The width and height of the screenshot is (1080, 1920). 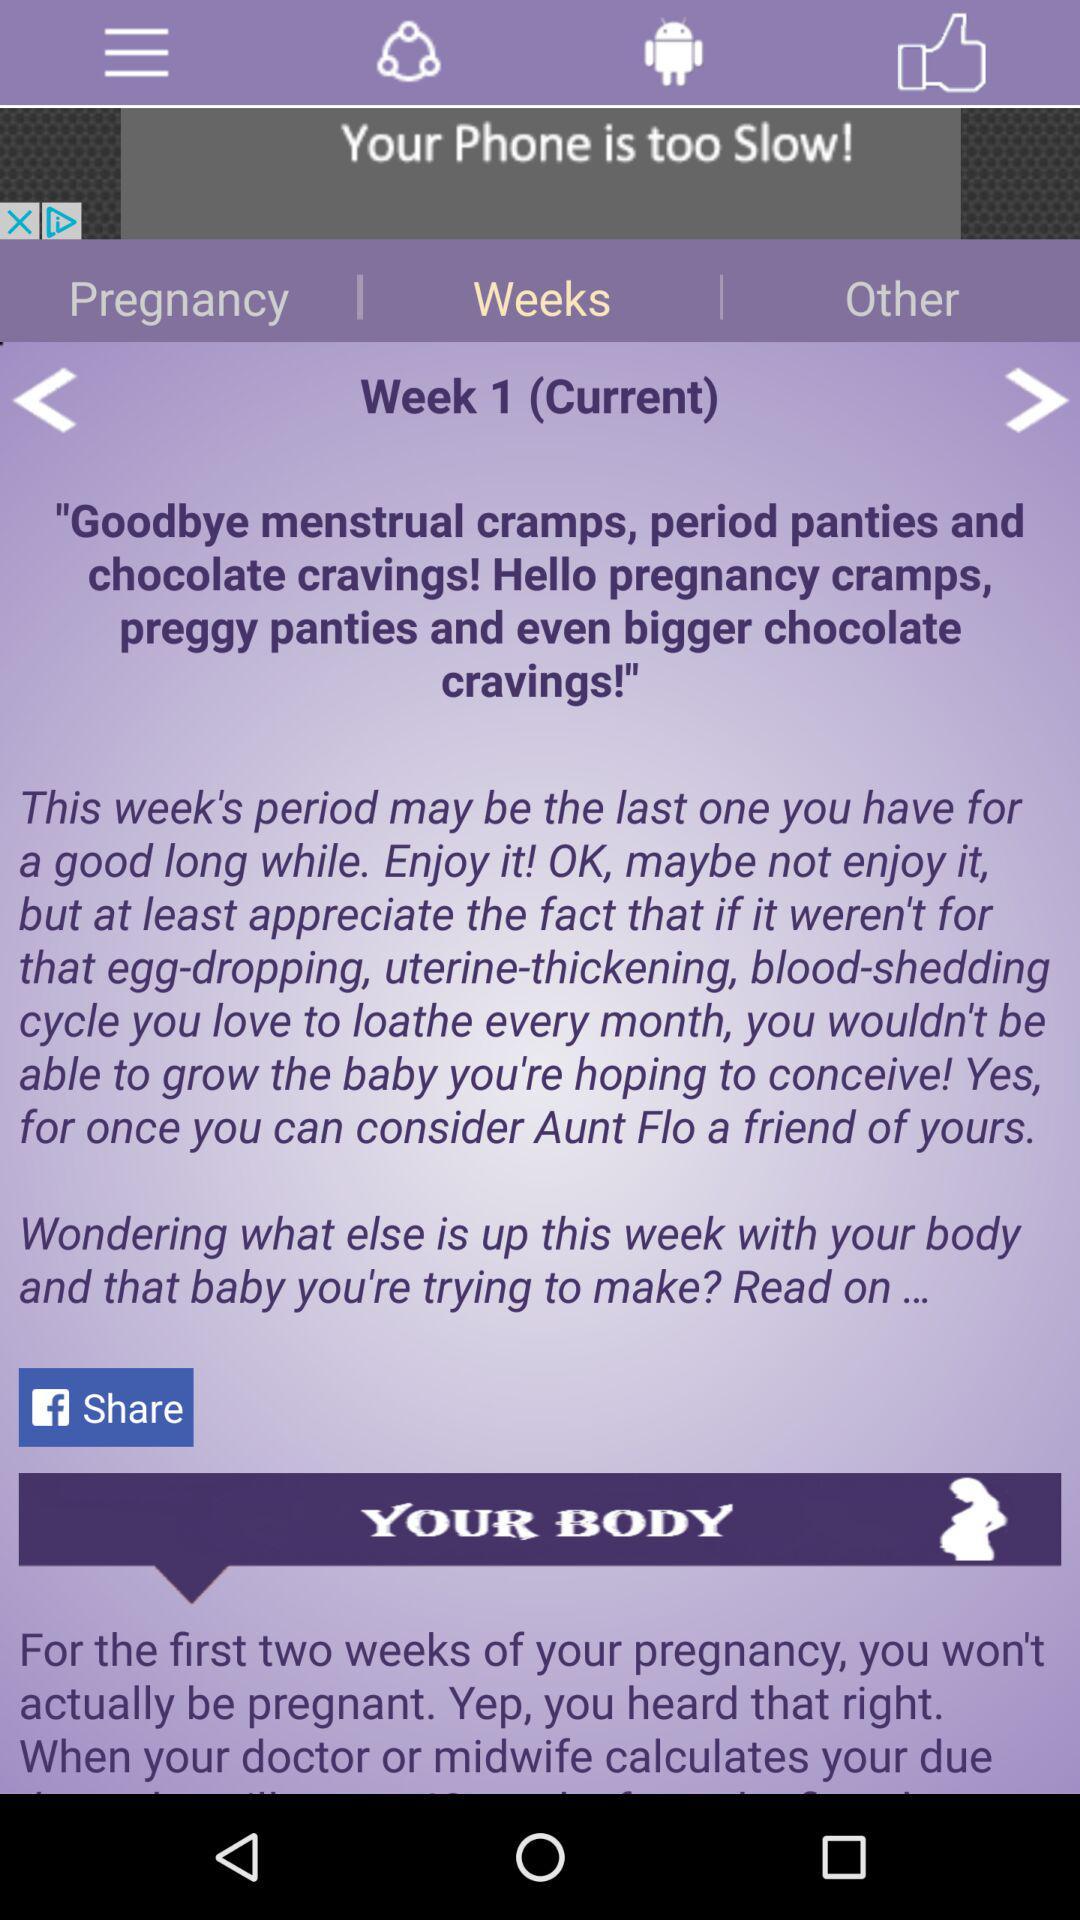 I want to click on open menu, so click(x=135, y=52).